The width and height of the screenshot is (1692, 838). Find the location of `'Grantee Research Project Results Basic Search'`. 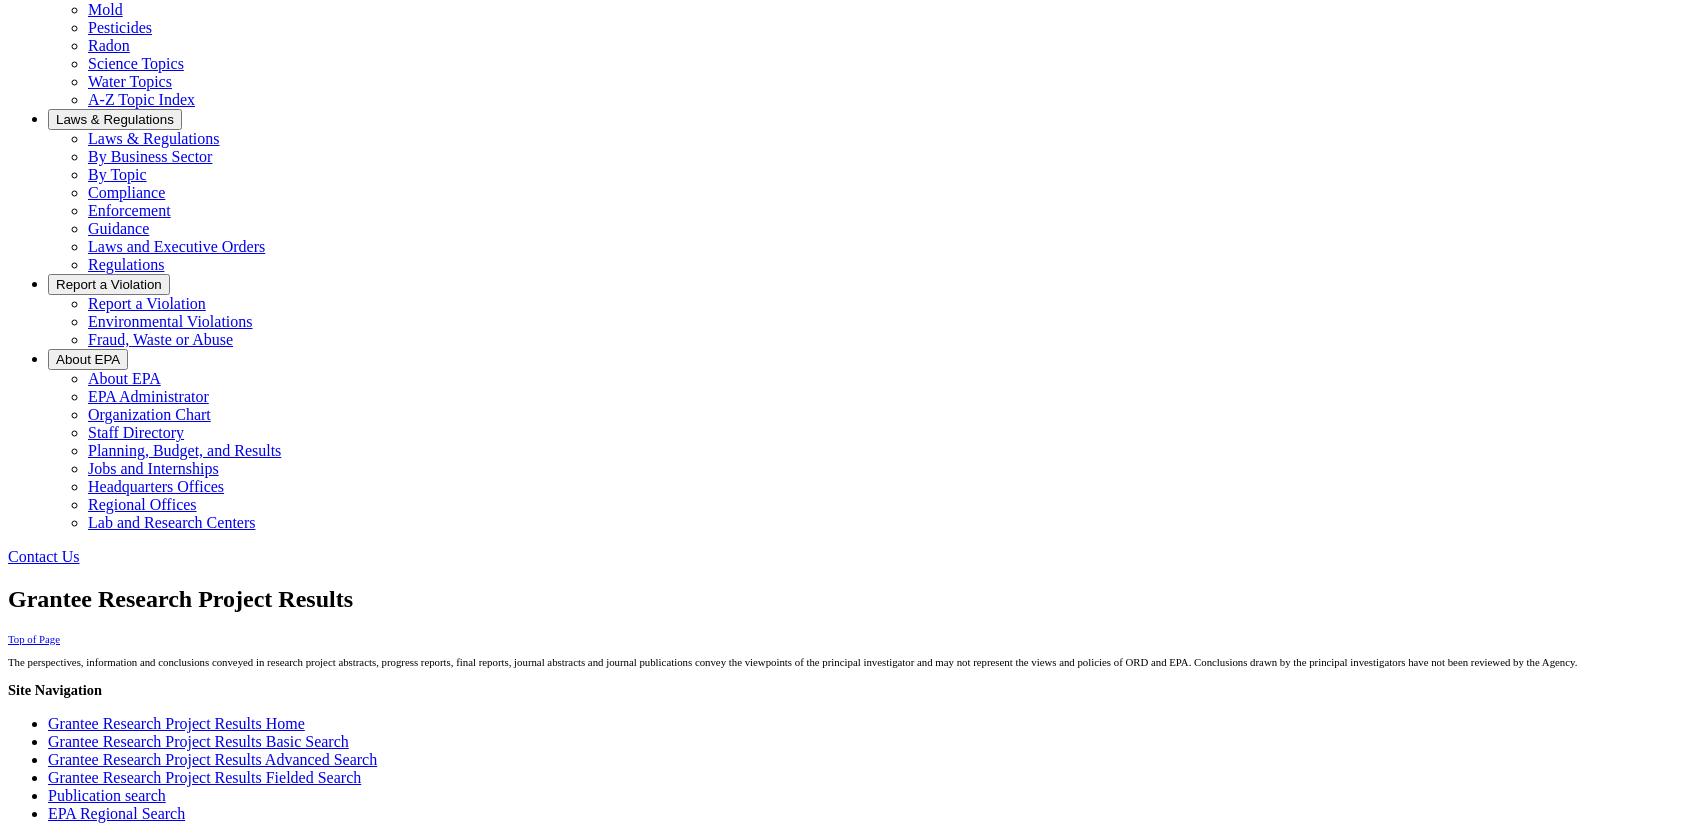

'Grantee Research Project Results Basic Search' is located at coordinates (196, 740).